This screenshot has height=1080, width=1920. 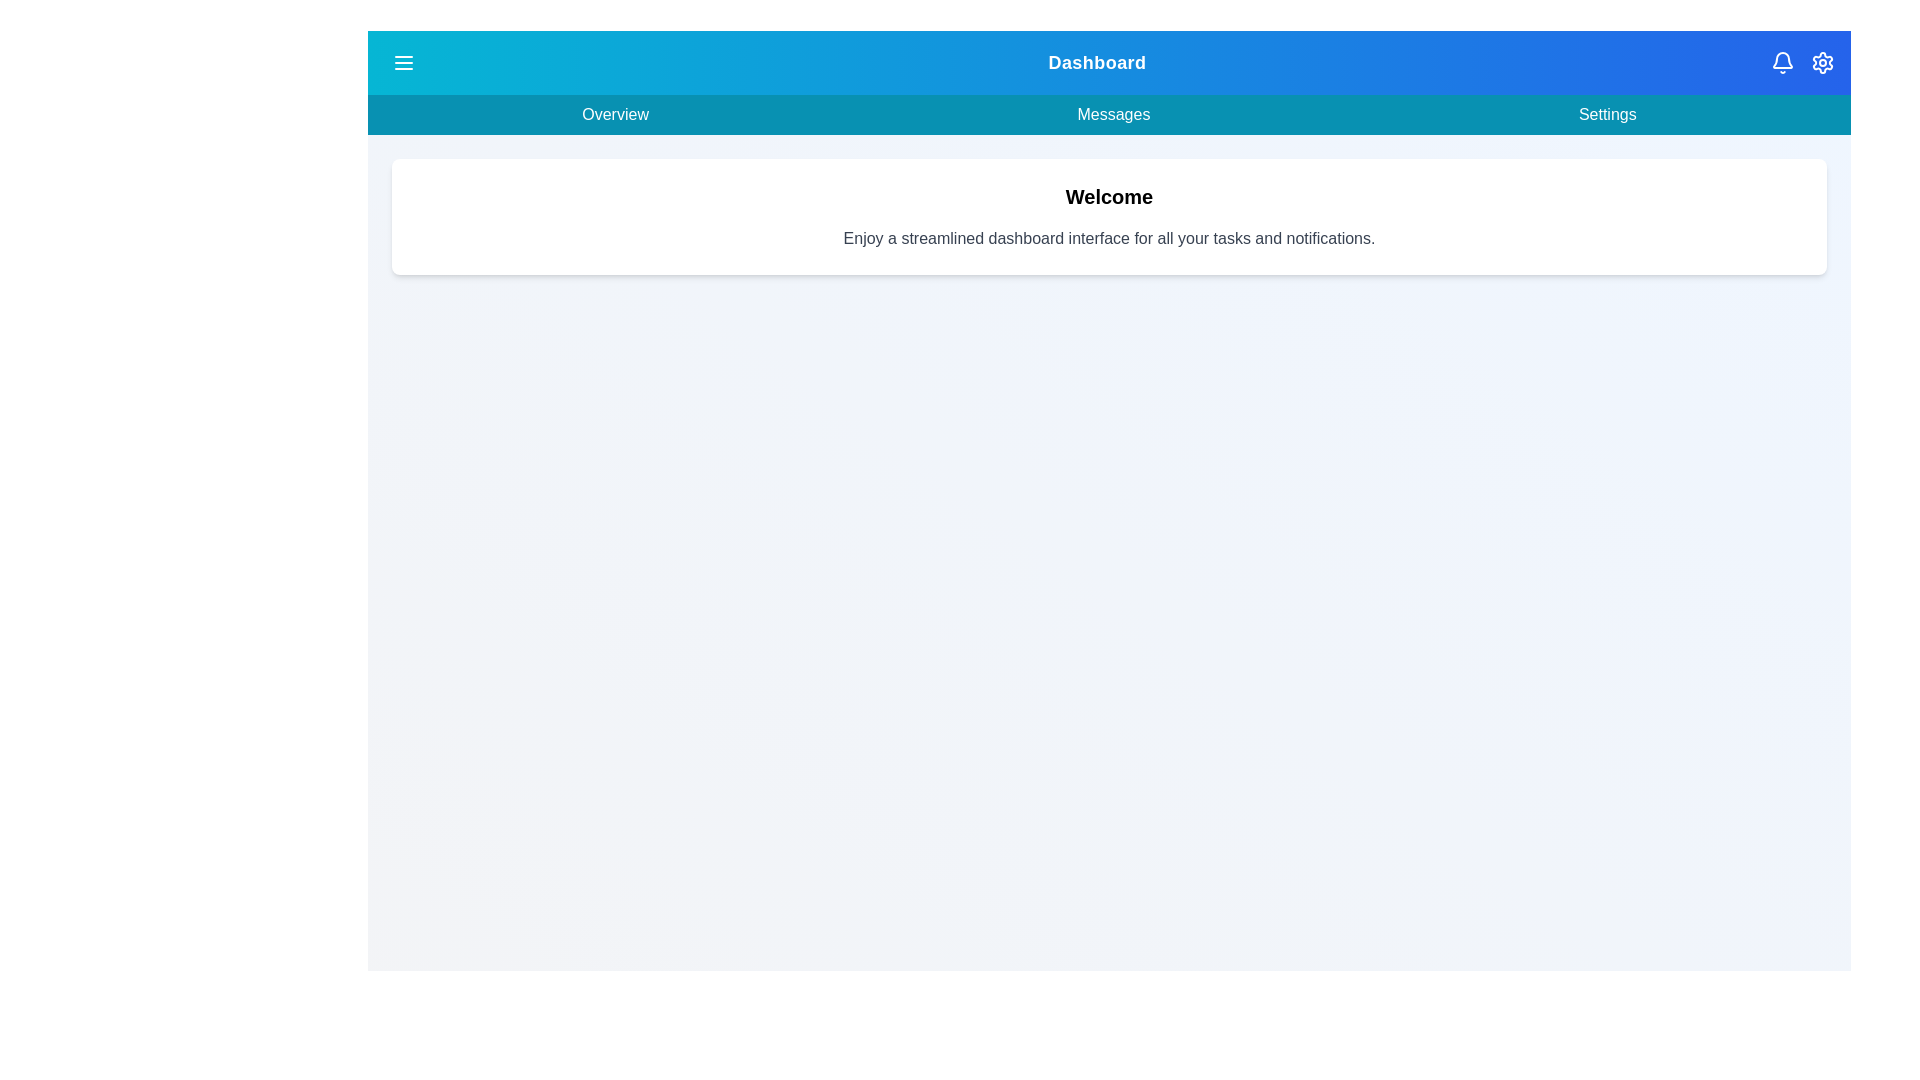 What do you see at coordinates (1782, 61) in the screenshot?
I see `the notifications_icon to inspect its behavior` at bounding box center [1782, 61].